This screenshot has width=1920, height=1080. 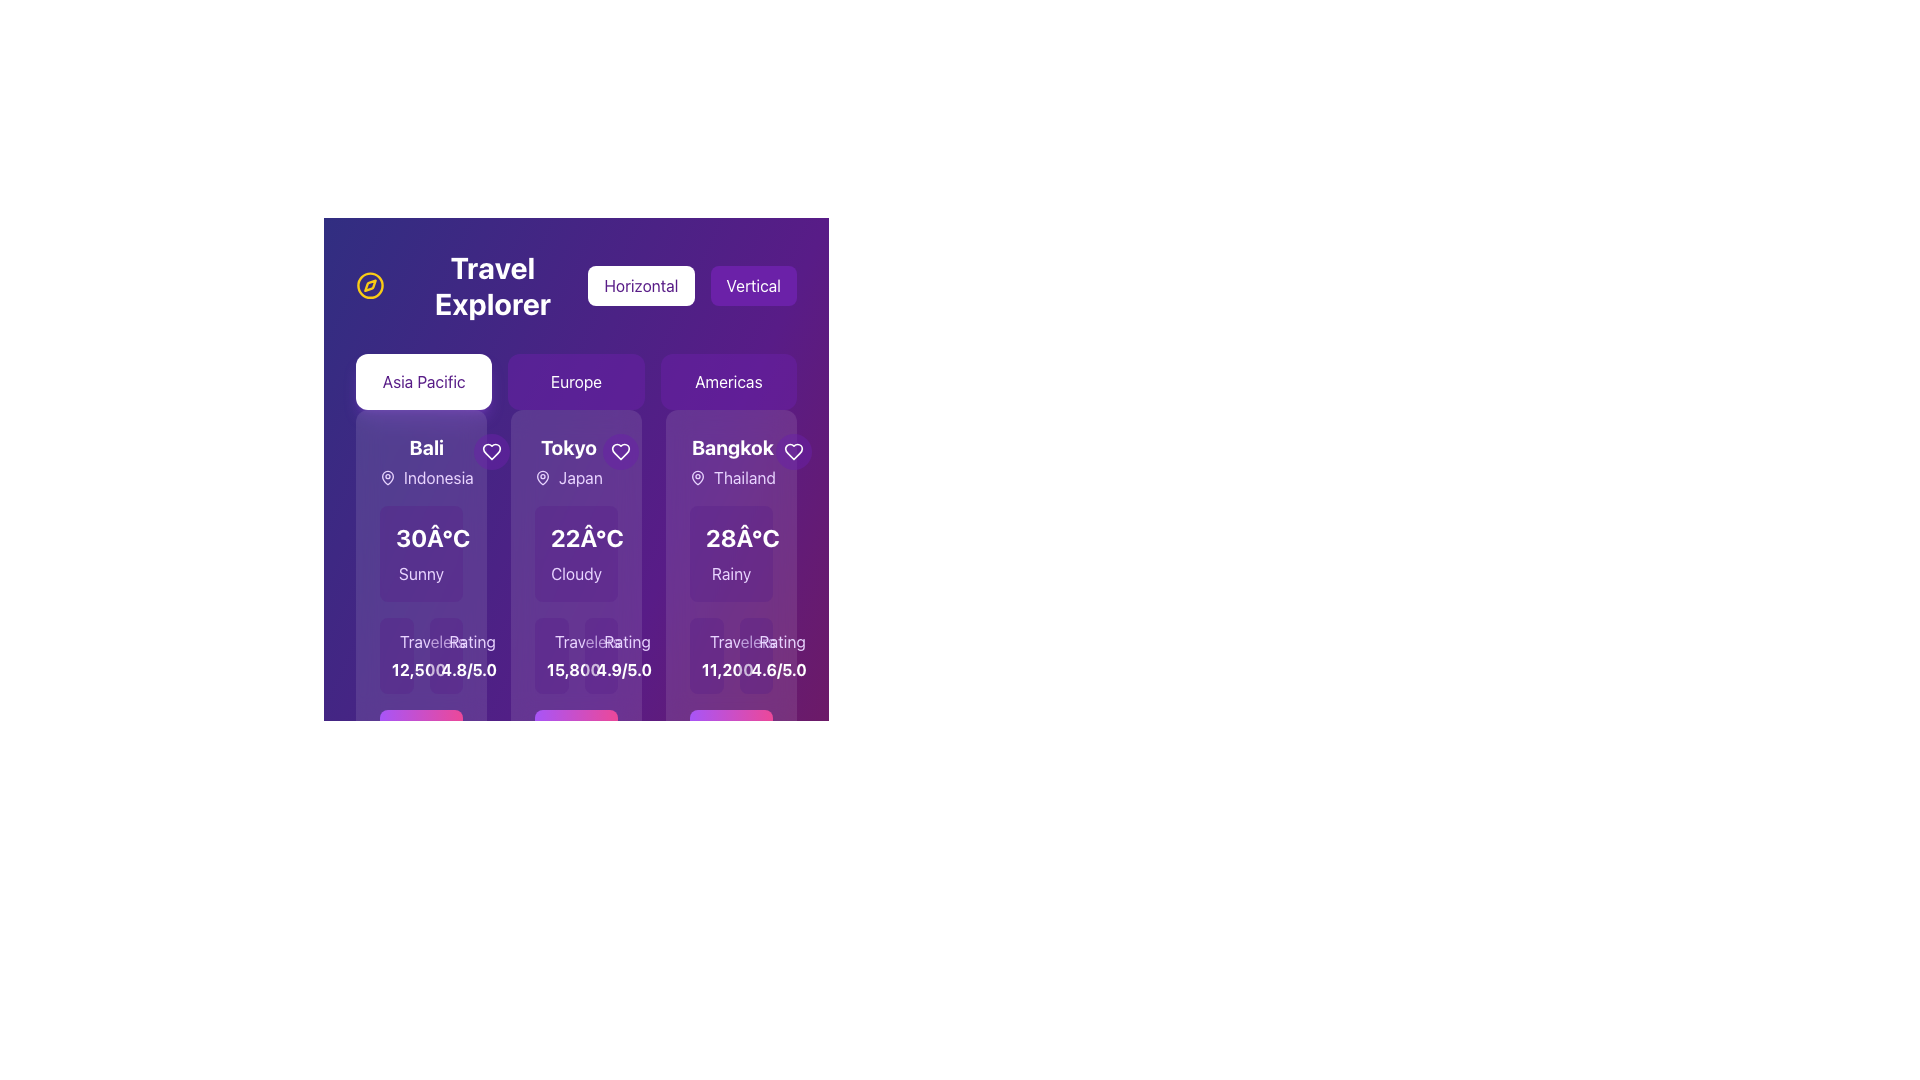 I want to click on the map pin SVG icon located immediately to the left of the text 'Japan' for interaction, so click(x=542, y=478).